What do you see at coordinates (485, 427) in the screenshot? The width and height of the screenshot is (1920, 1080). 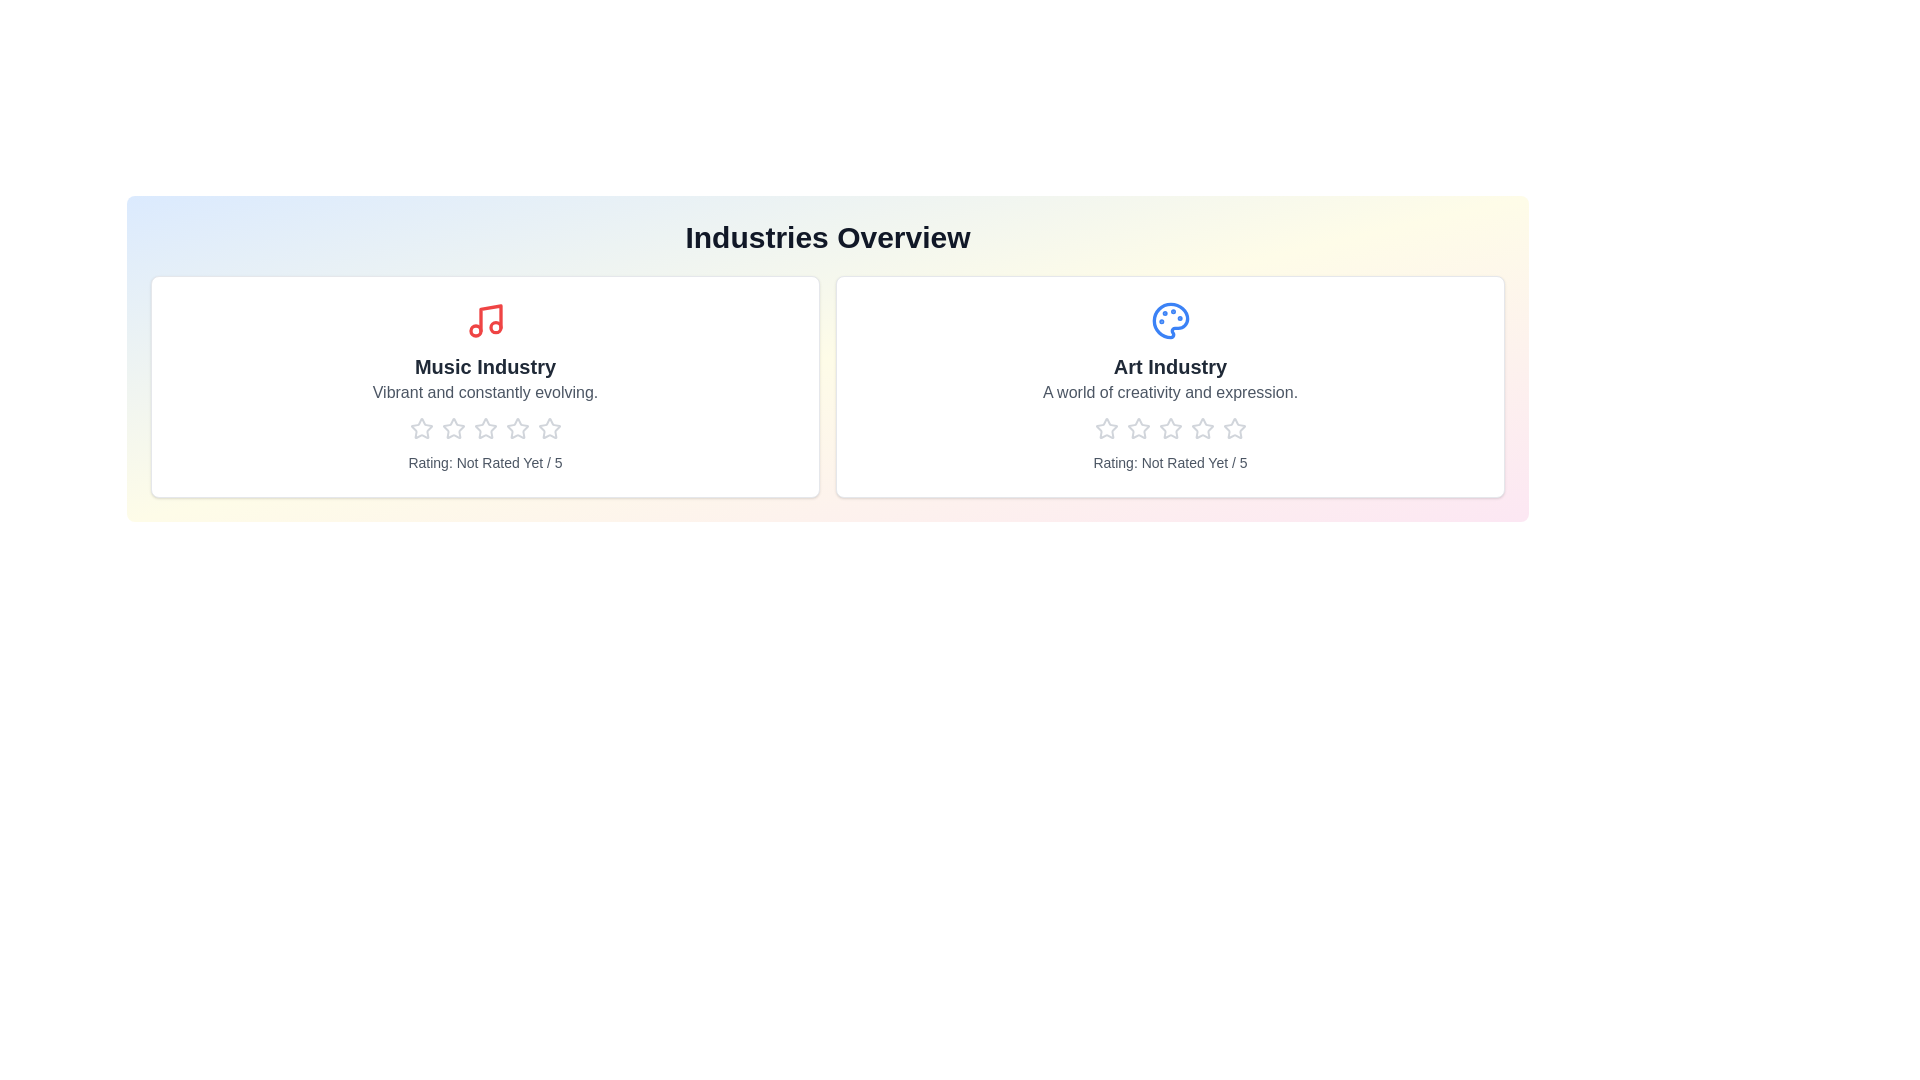 I see `the star corresponding to 3 stars to preview the rating` at bounding box center [485, 427].